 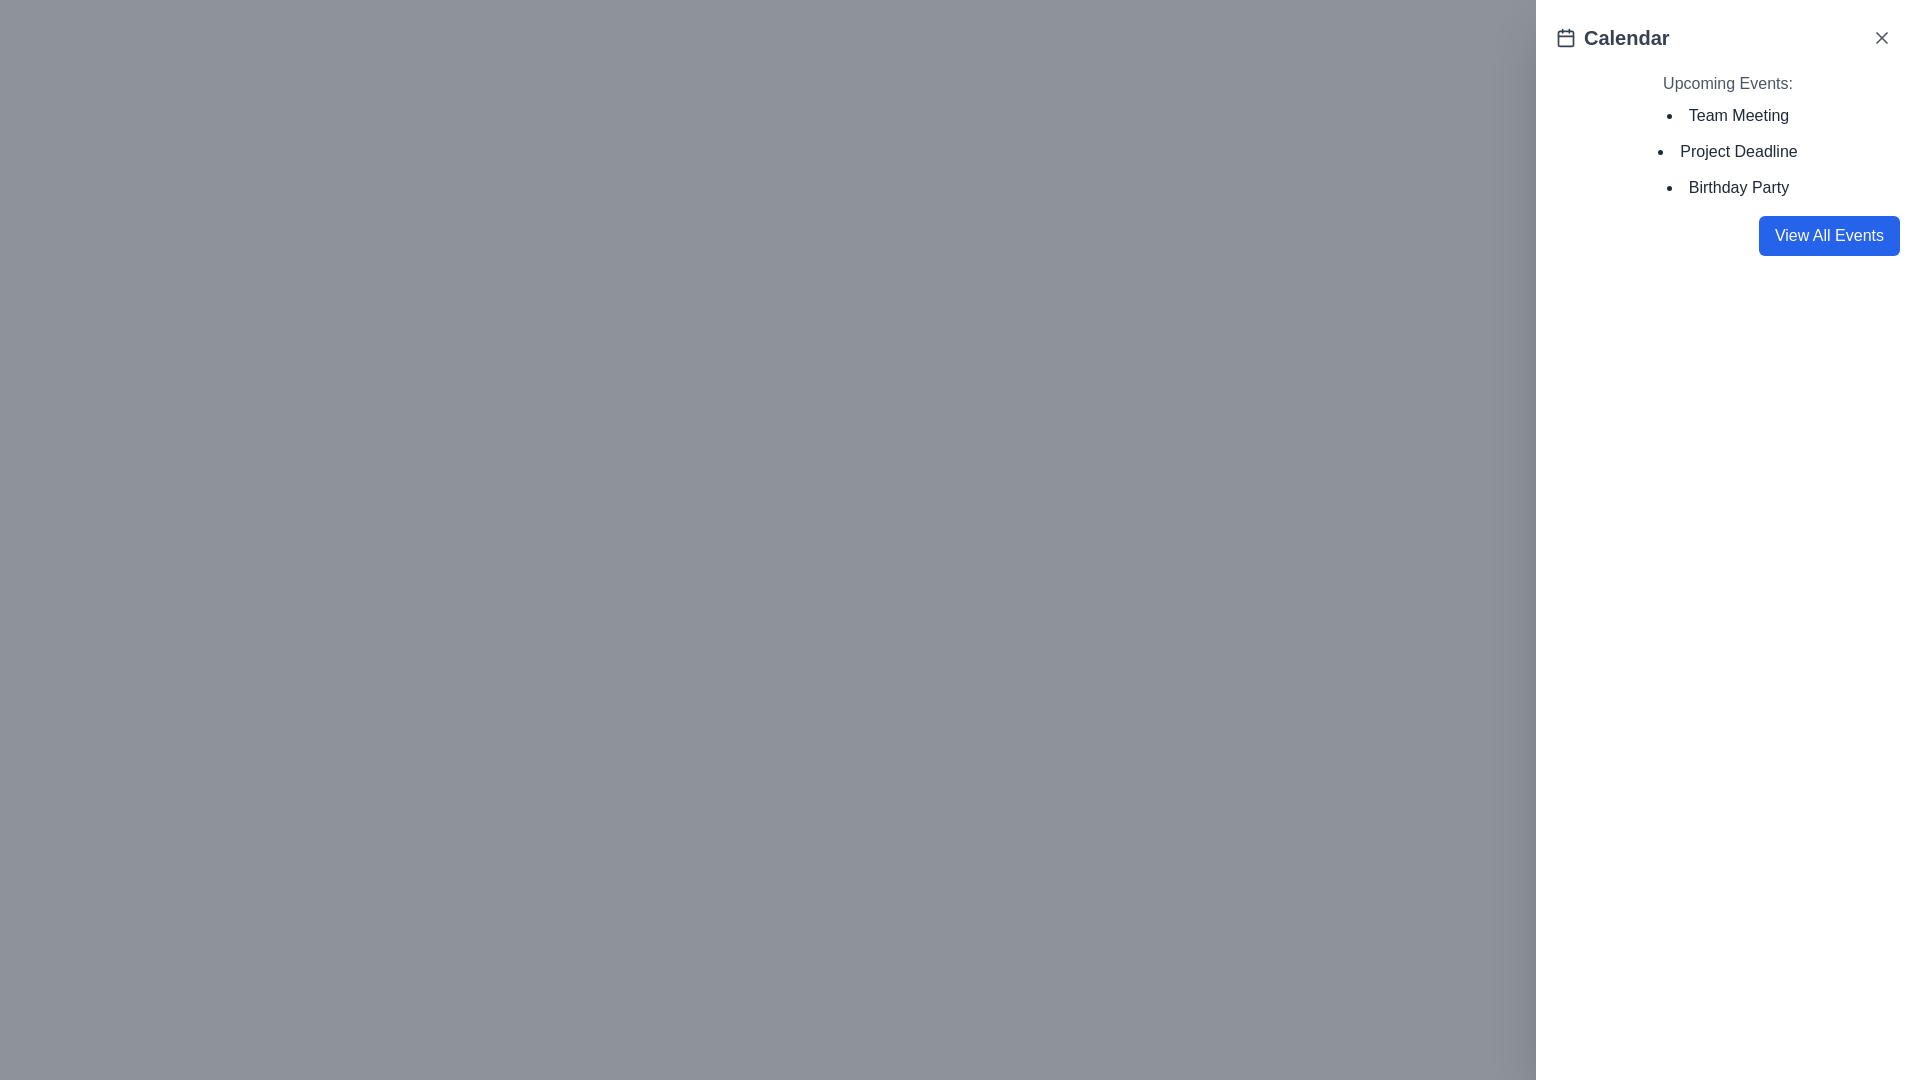 I want to click on information displayed in the text label for the event titled 'Team Meeting', which is the first item in the list of upcoming events located in the top-right panel of the interface, so click(x=1727, y=115).